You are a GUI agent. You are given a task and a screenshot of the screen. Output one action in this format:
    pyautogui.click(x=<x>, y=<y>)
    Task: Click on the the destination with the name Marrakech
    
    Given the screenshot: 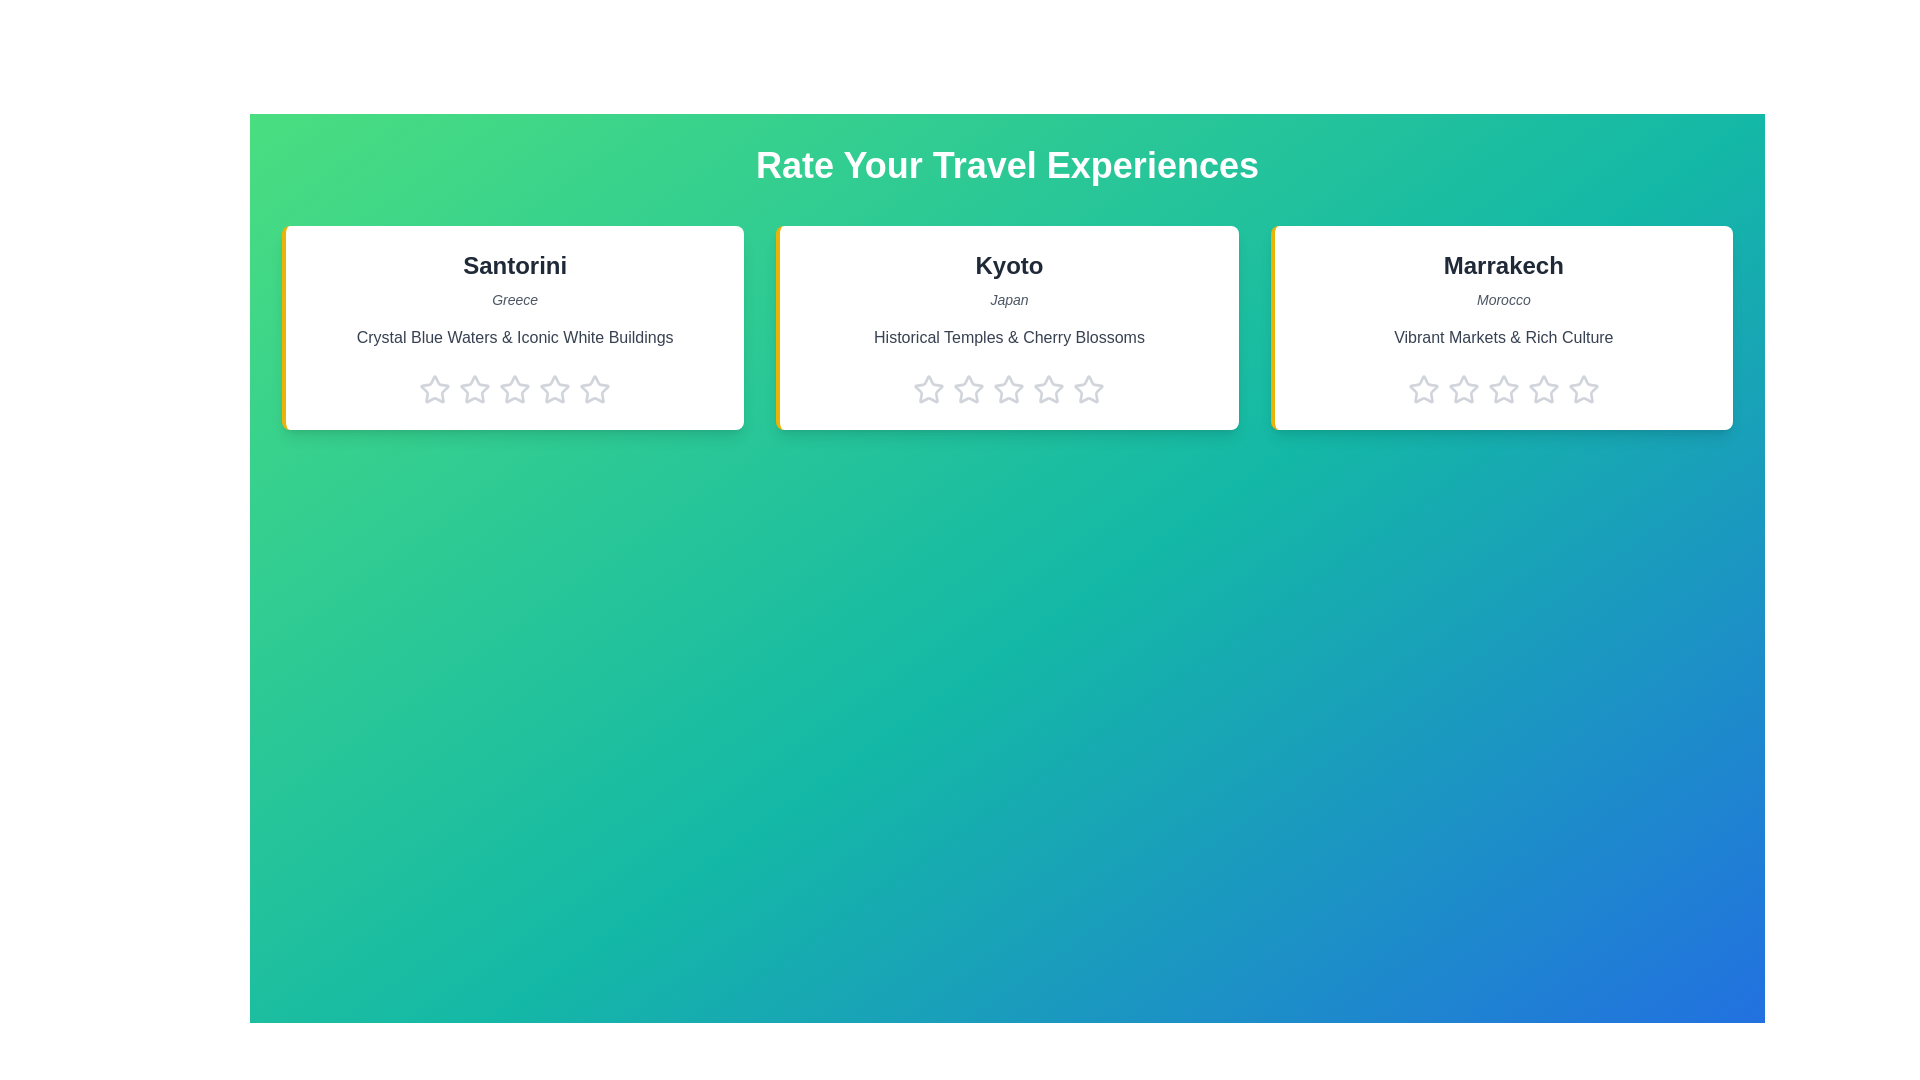 What is the action you would take?
    pyautogui.click(x=1502, y=265)
    